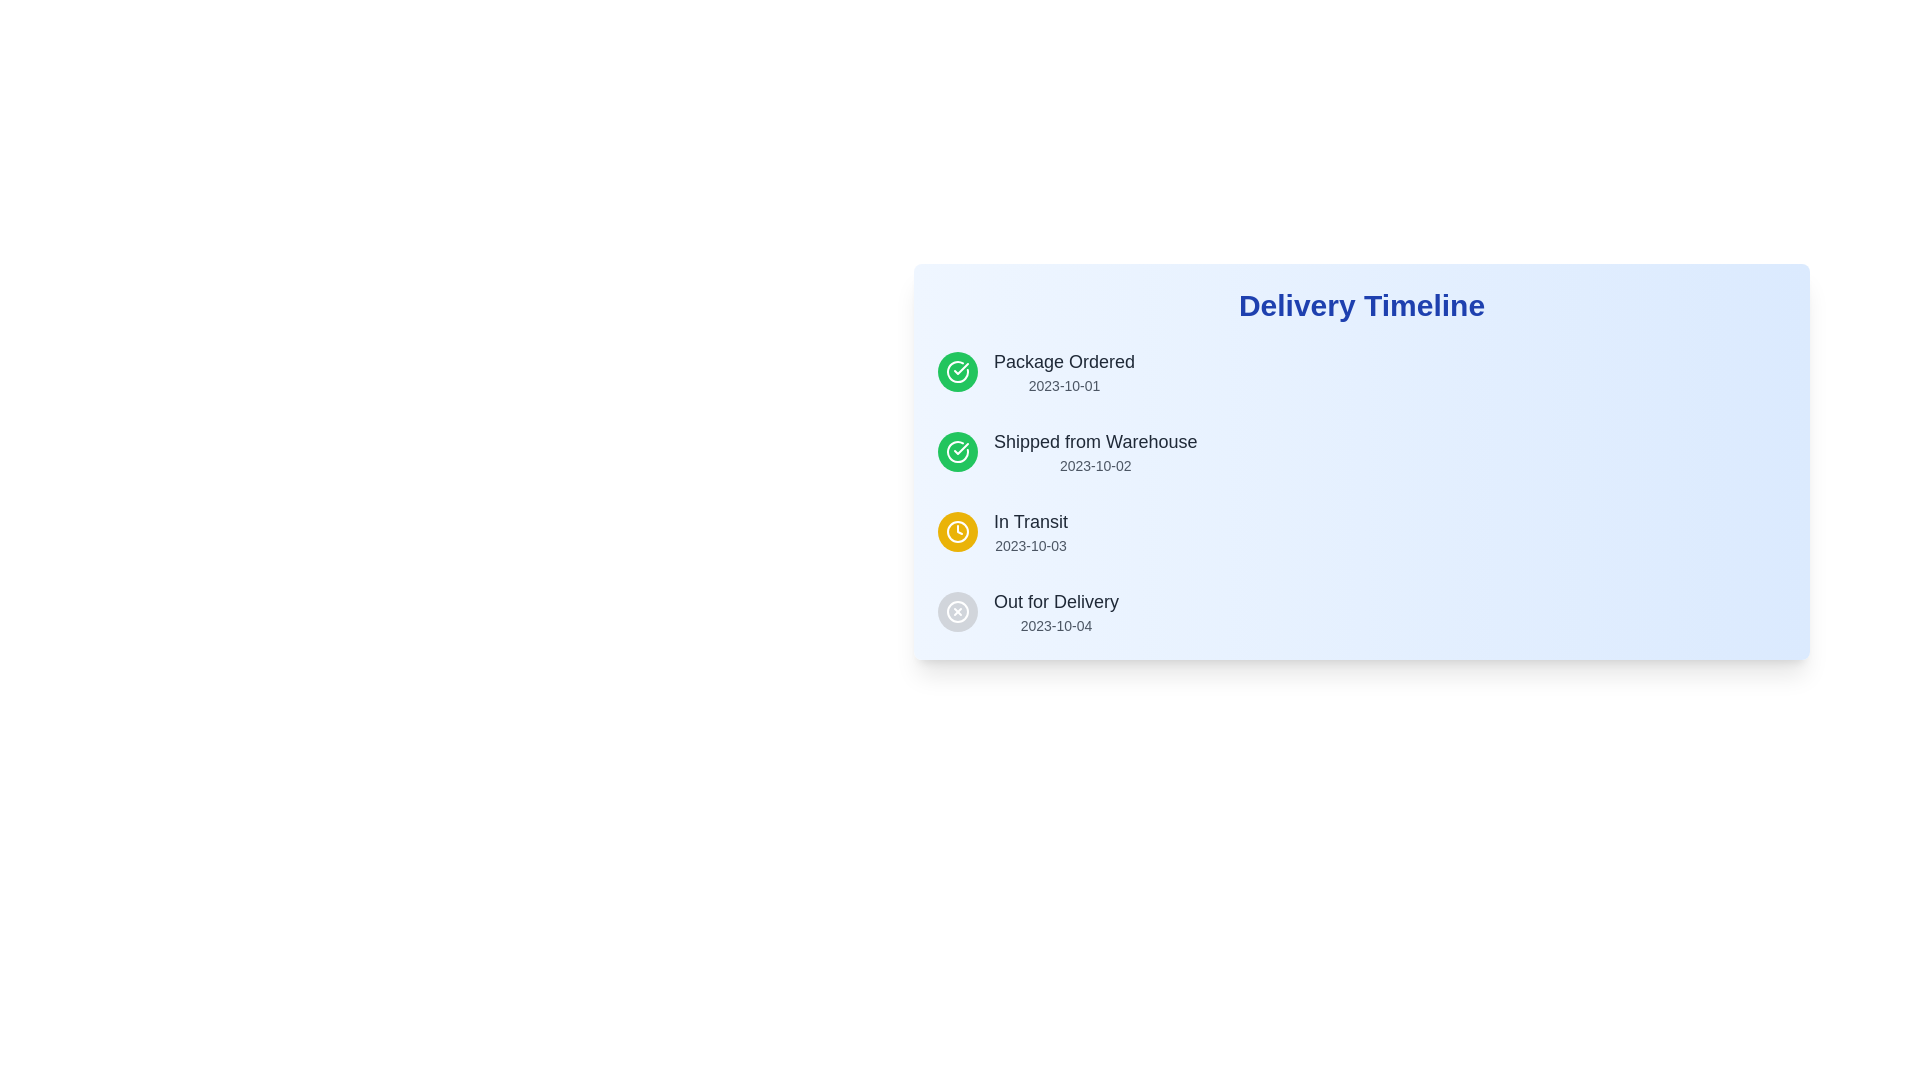 This screenshot has width=1920, height=1080. Describe the element at coordinates (957, 371) in the screenshot. I see `the status representation of the circular green icon with a white checkmark, located to the left of the text 'Package Ordered' and the date '2023-10-01'` at that location.